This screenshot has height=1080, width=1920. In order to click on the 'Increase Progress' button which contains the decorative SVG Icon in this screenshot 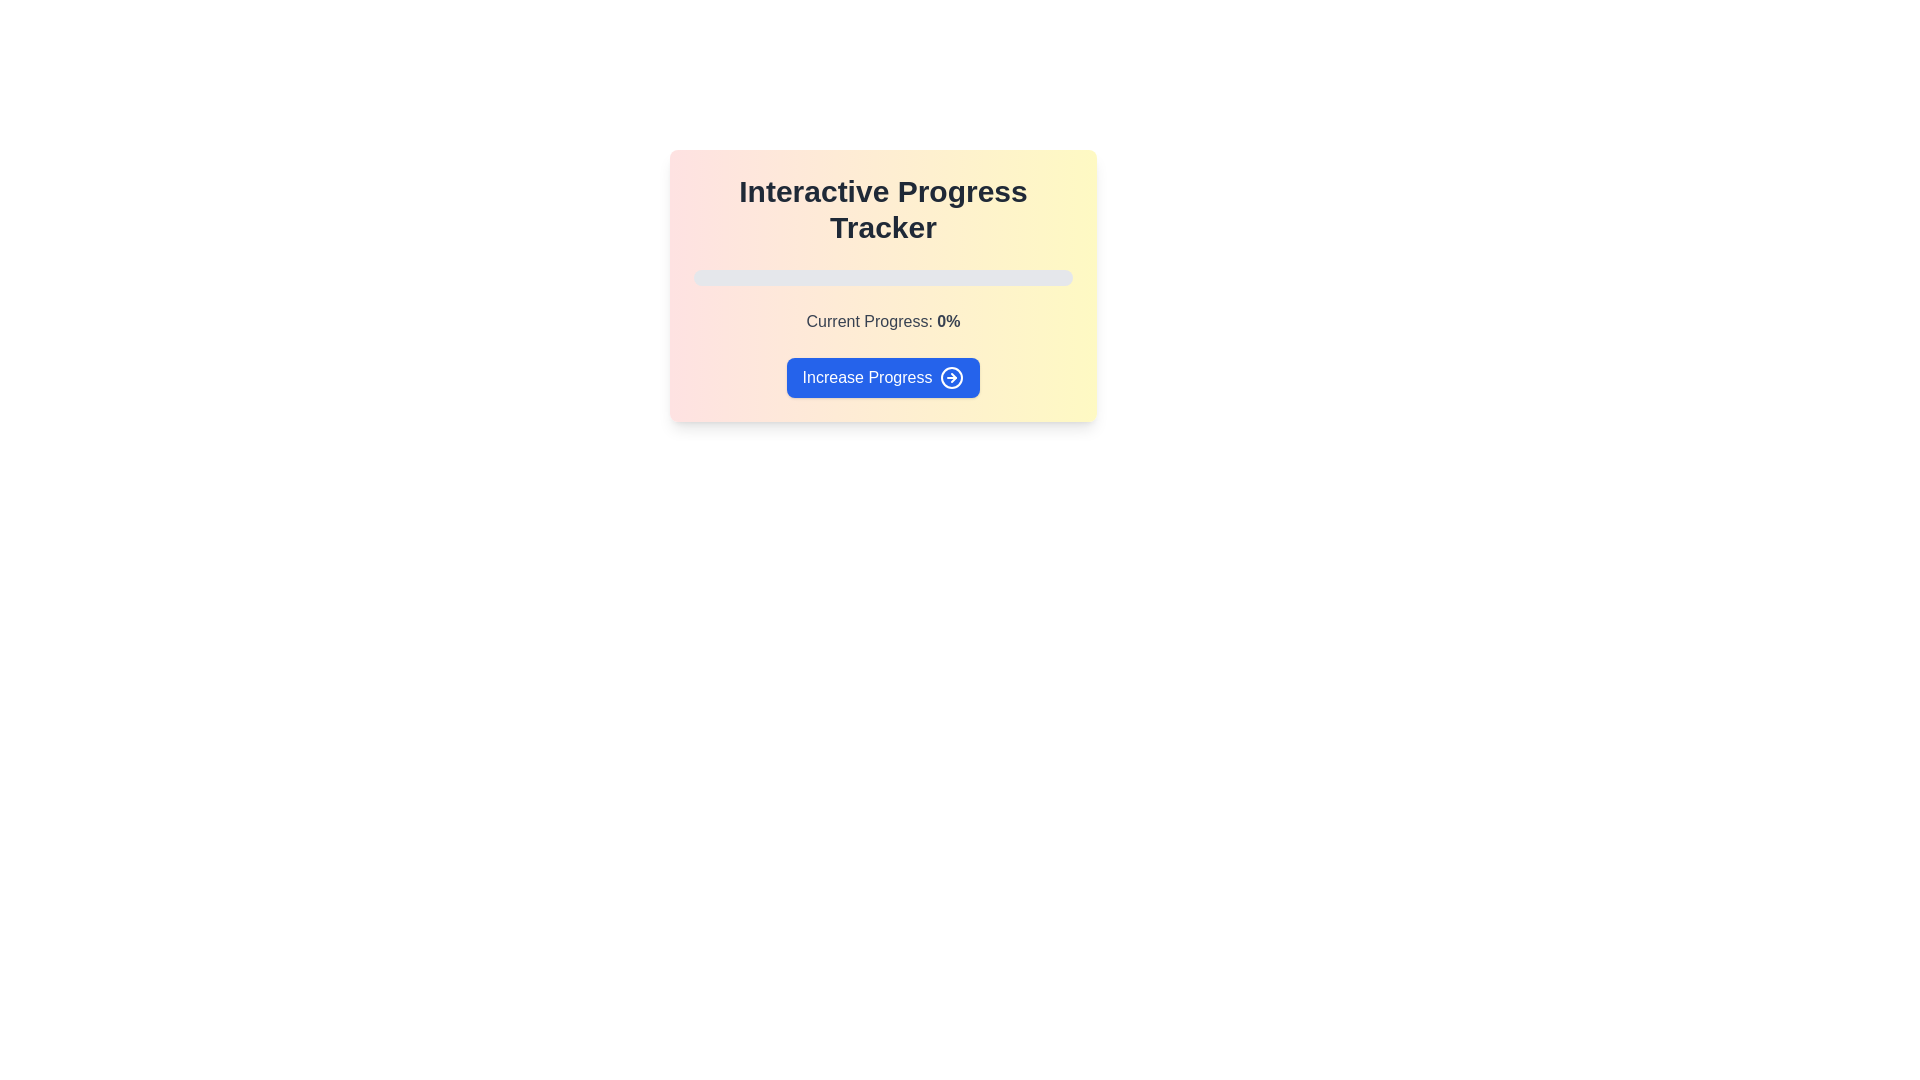, I will do `click(951, 378)`.